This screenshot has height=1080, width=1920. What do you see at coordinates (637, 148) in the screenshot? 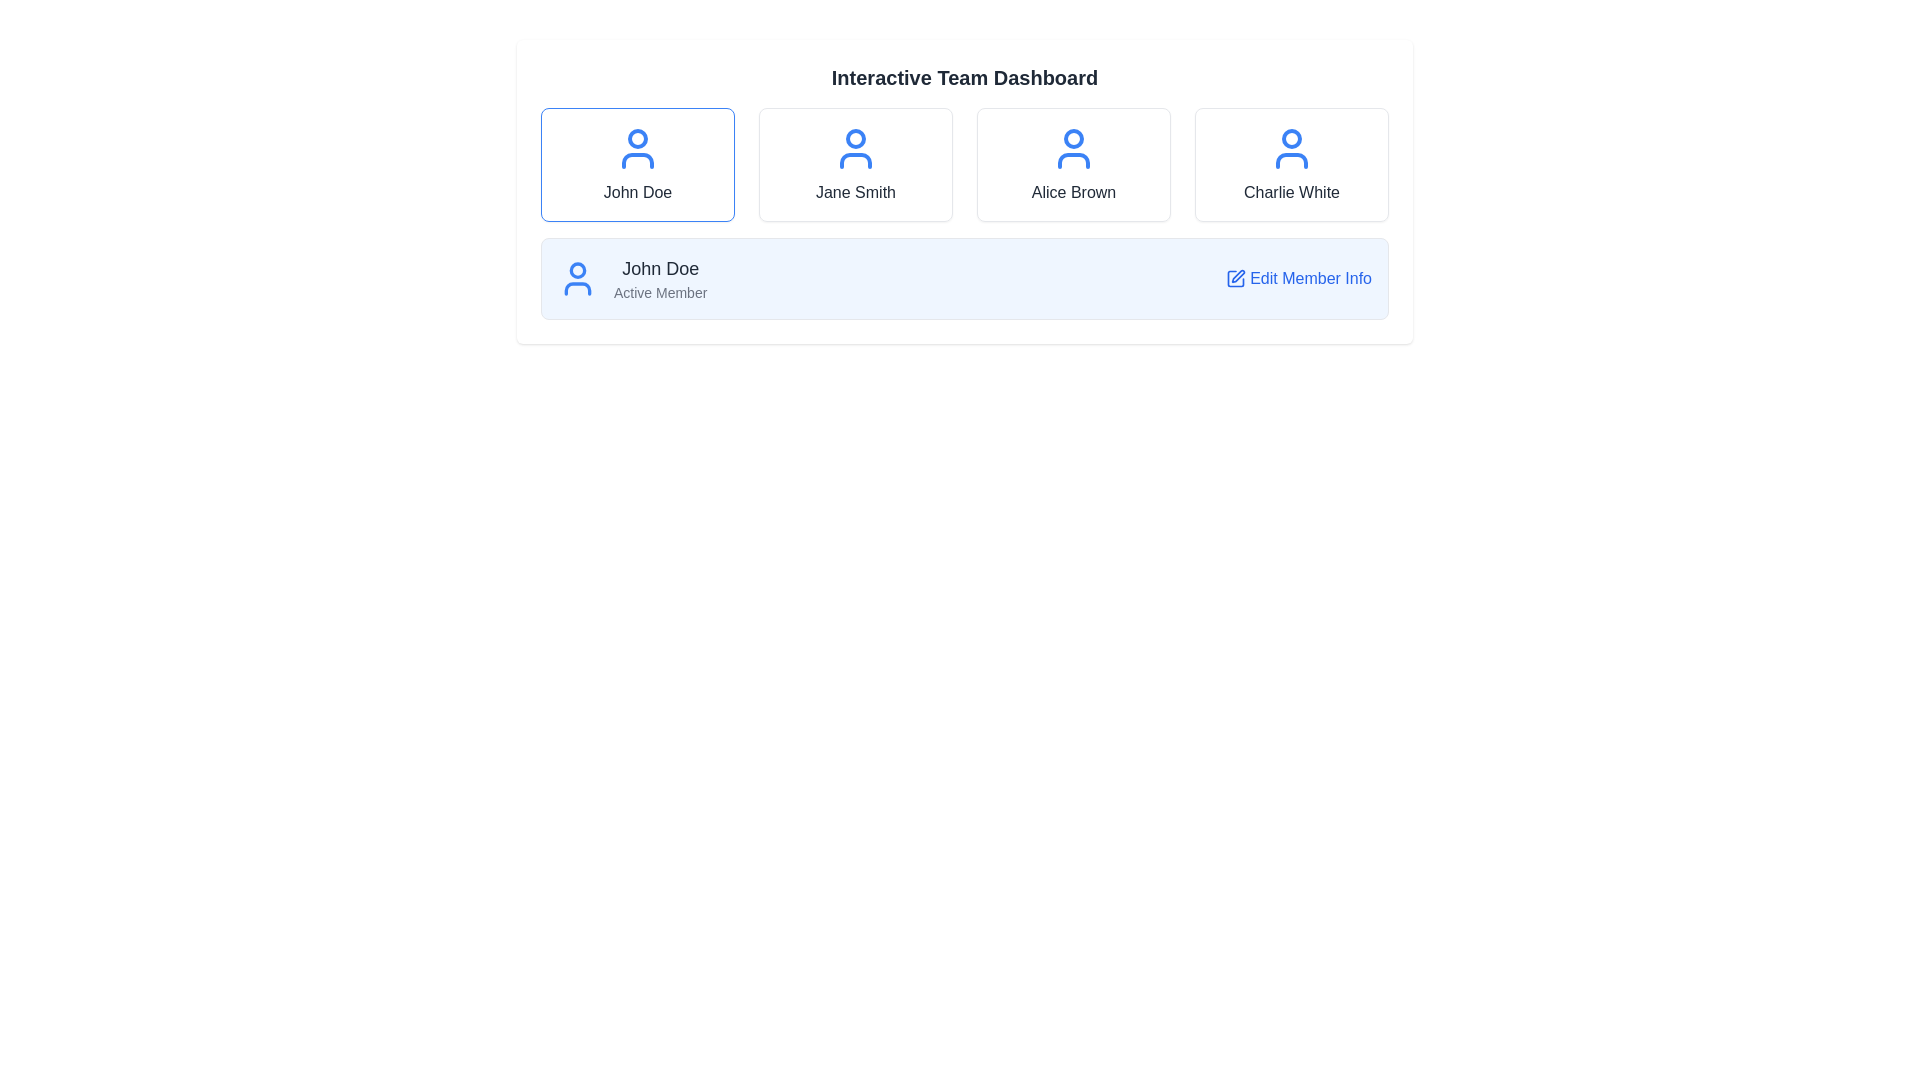
I see `the user profile icon representing 'John Doe', which is located in the first card of user profile cards, centered above the text 'John Doe'` at bounding box center [637, 148].